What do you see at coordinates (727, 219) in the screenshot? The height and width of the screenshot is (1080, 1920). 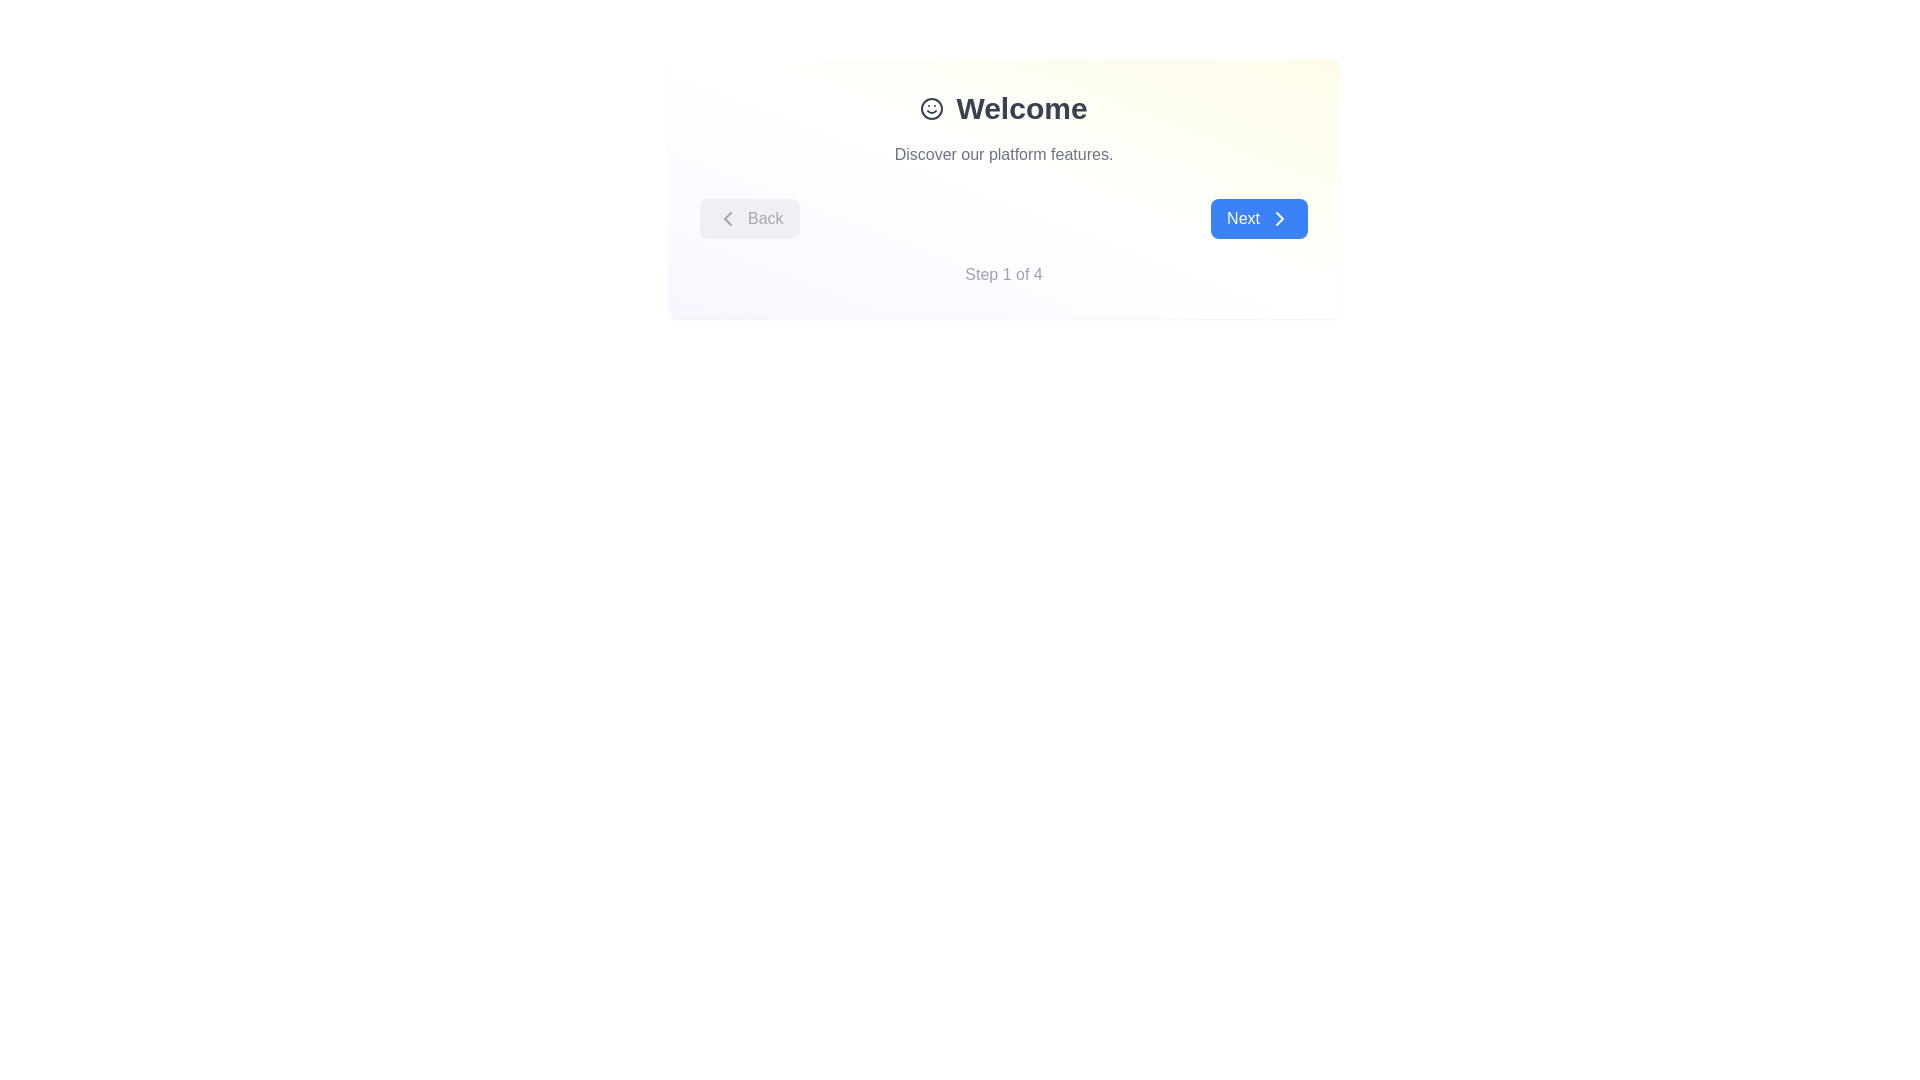 I see `the left-side 'Back' button which features an arrow icon` at bounding box center [727, 219].